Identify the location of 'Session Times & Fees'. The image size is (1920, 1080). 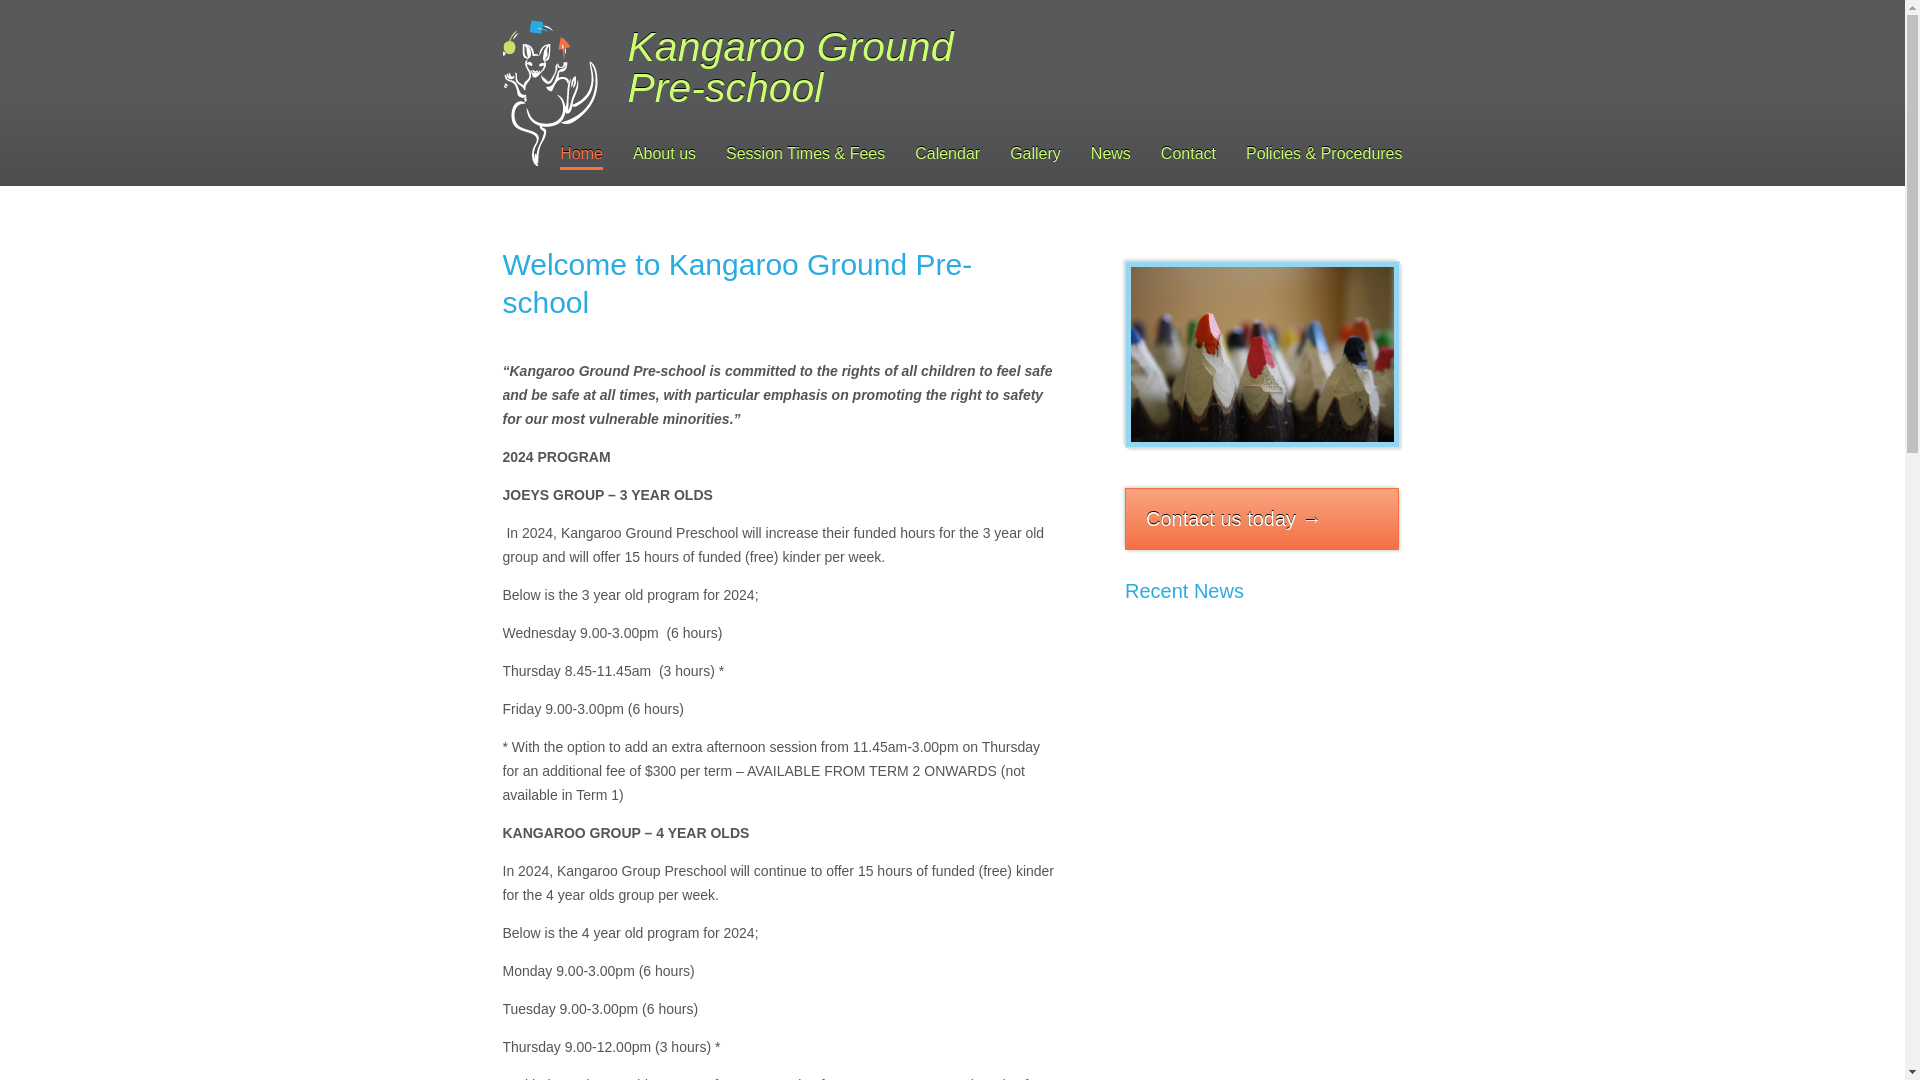
(805, 154).